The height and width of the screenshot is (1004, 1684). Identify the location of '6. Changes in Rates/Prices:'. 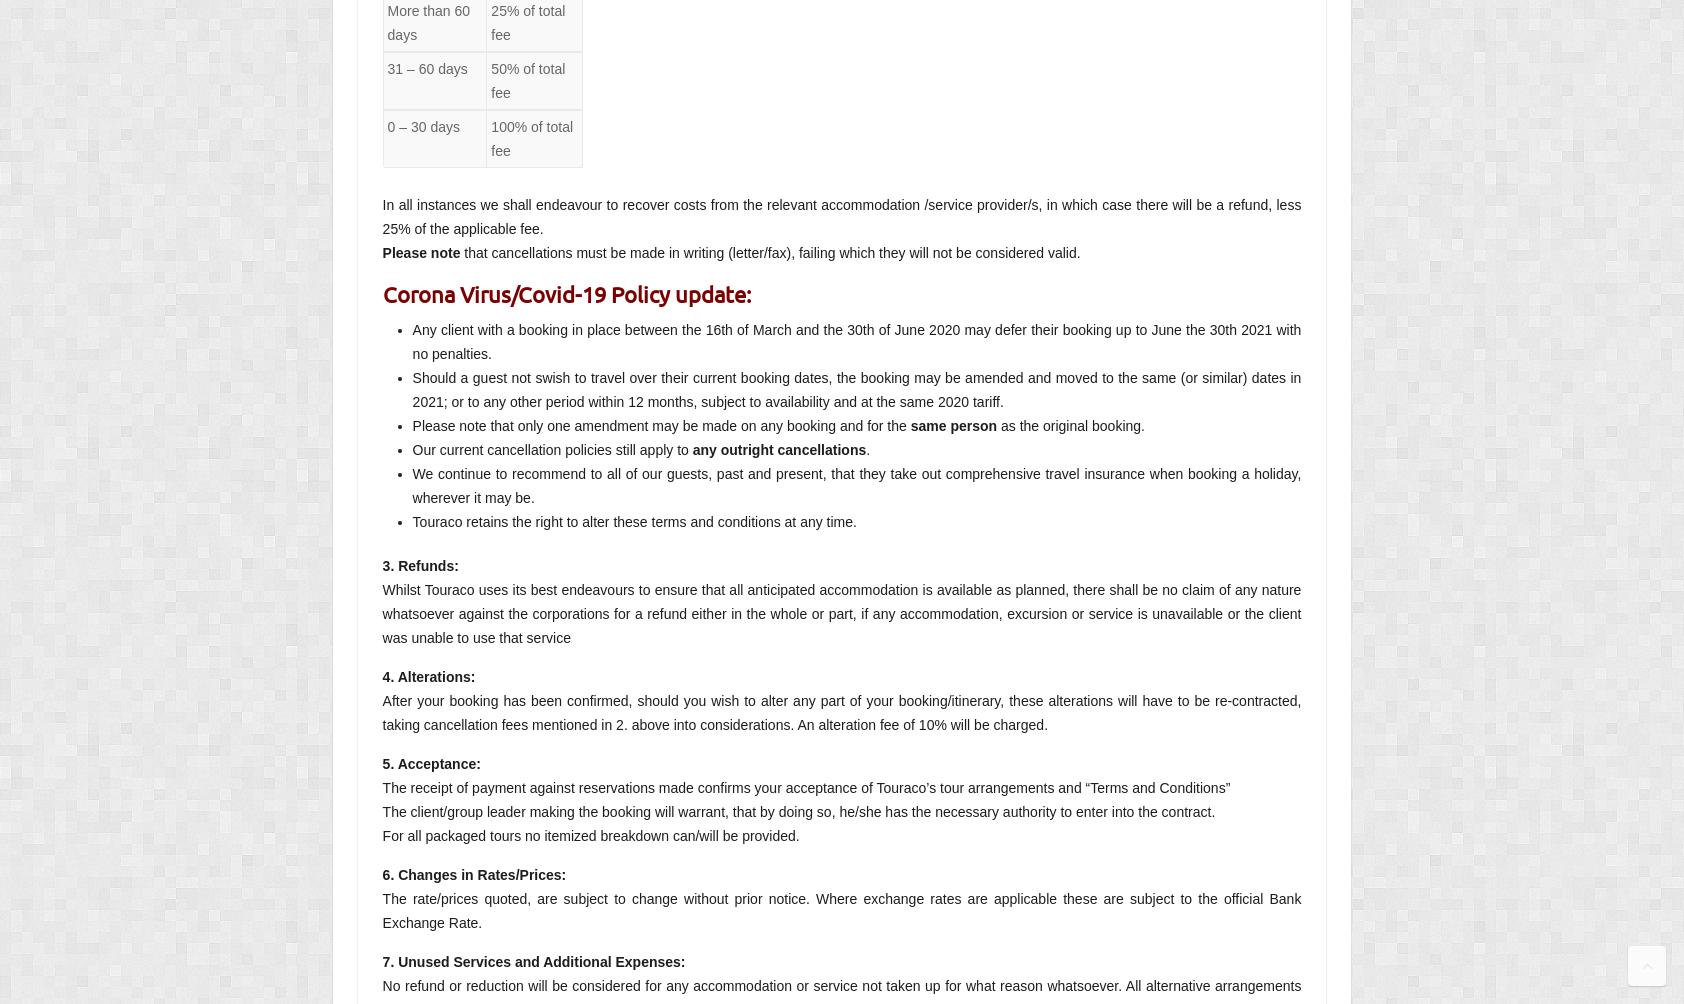
(473, 874).